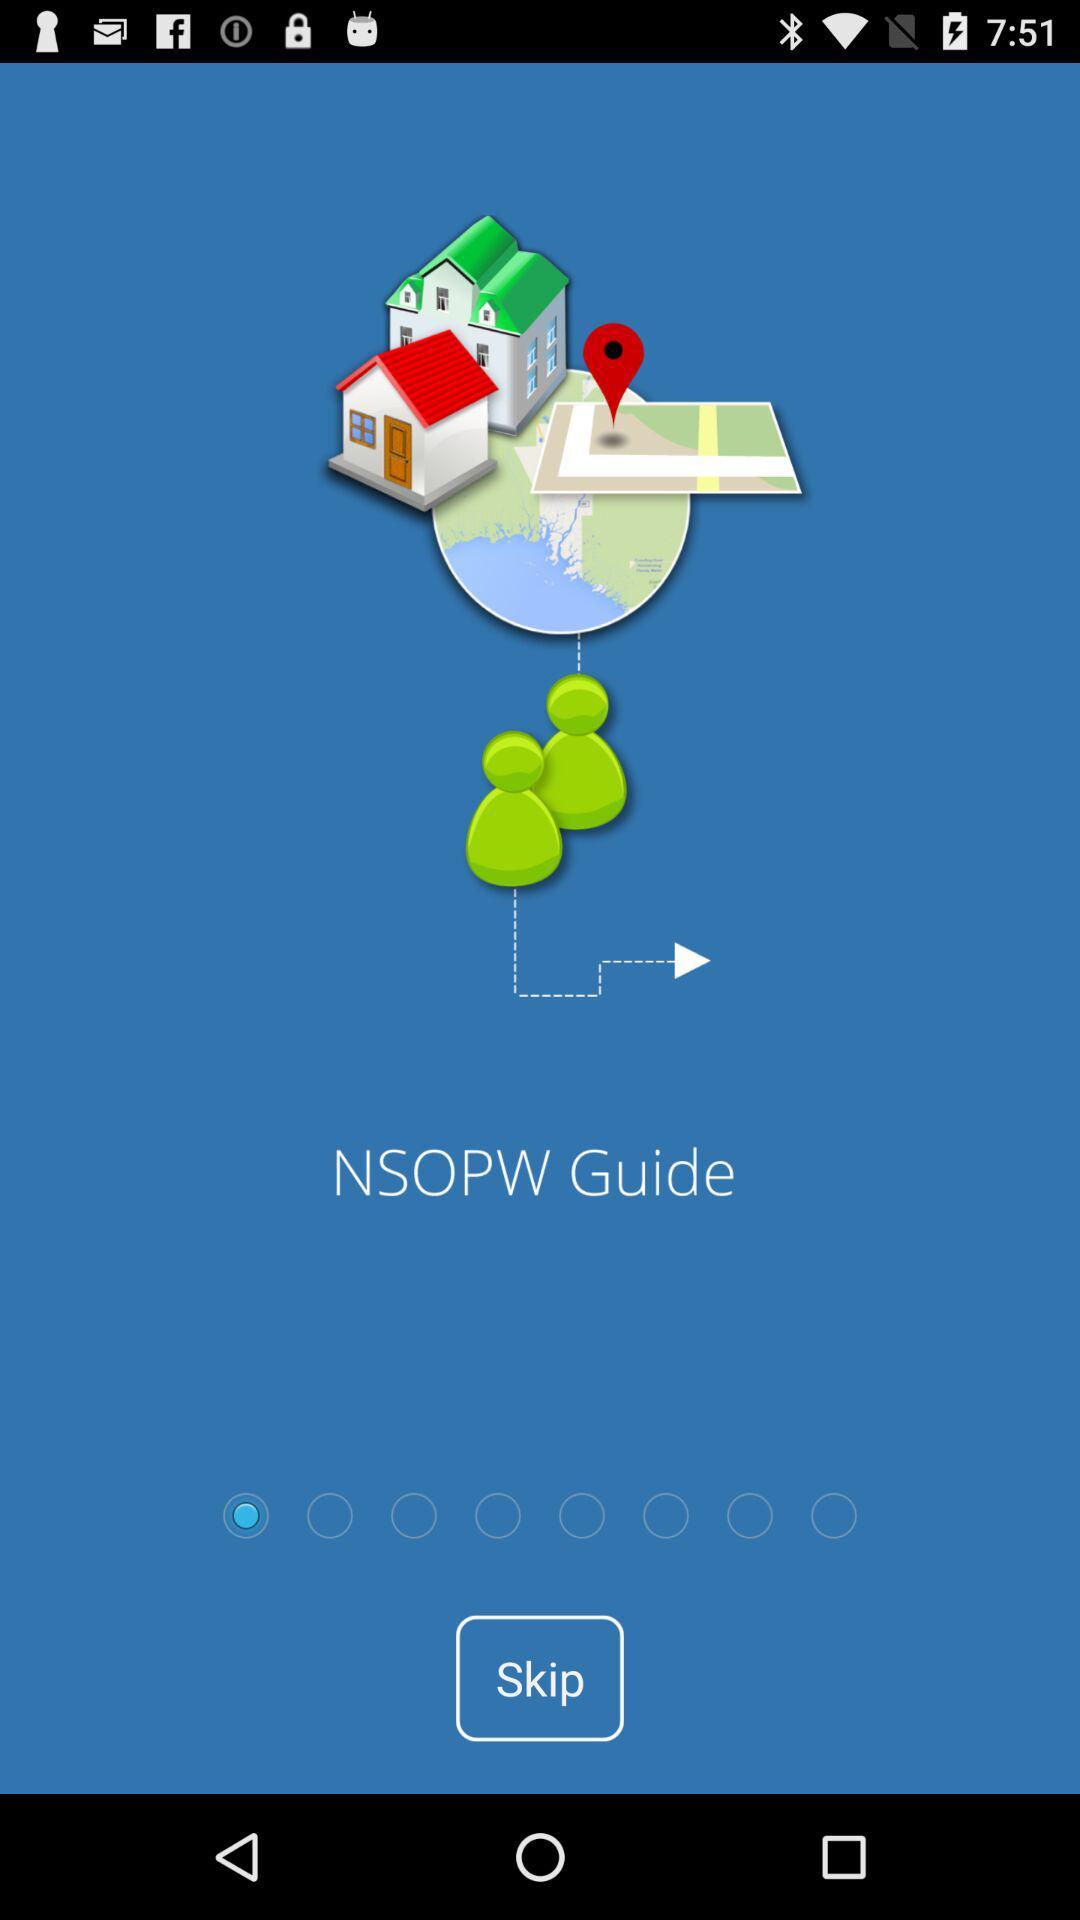 Image resolution: width=1080 pixels, height=1920 pixels. What do you see at coordinates (496, 1515) in the screenshot?
I see `slide` at bounding box center [496, 1515].